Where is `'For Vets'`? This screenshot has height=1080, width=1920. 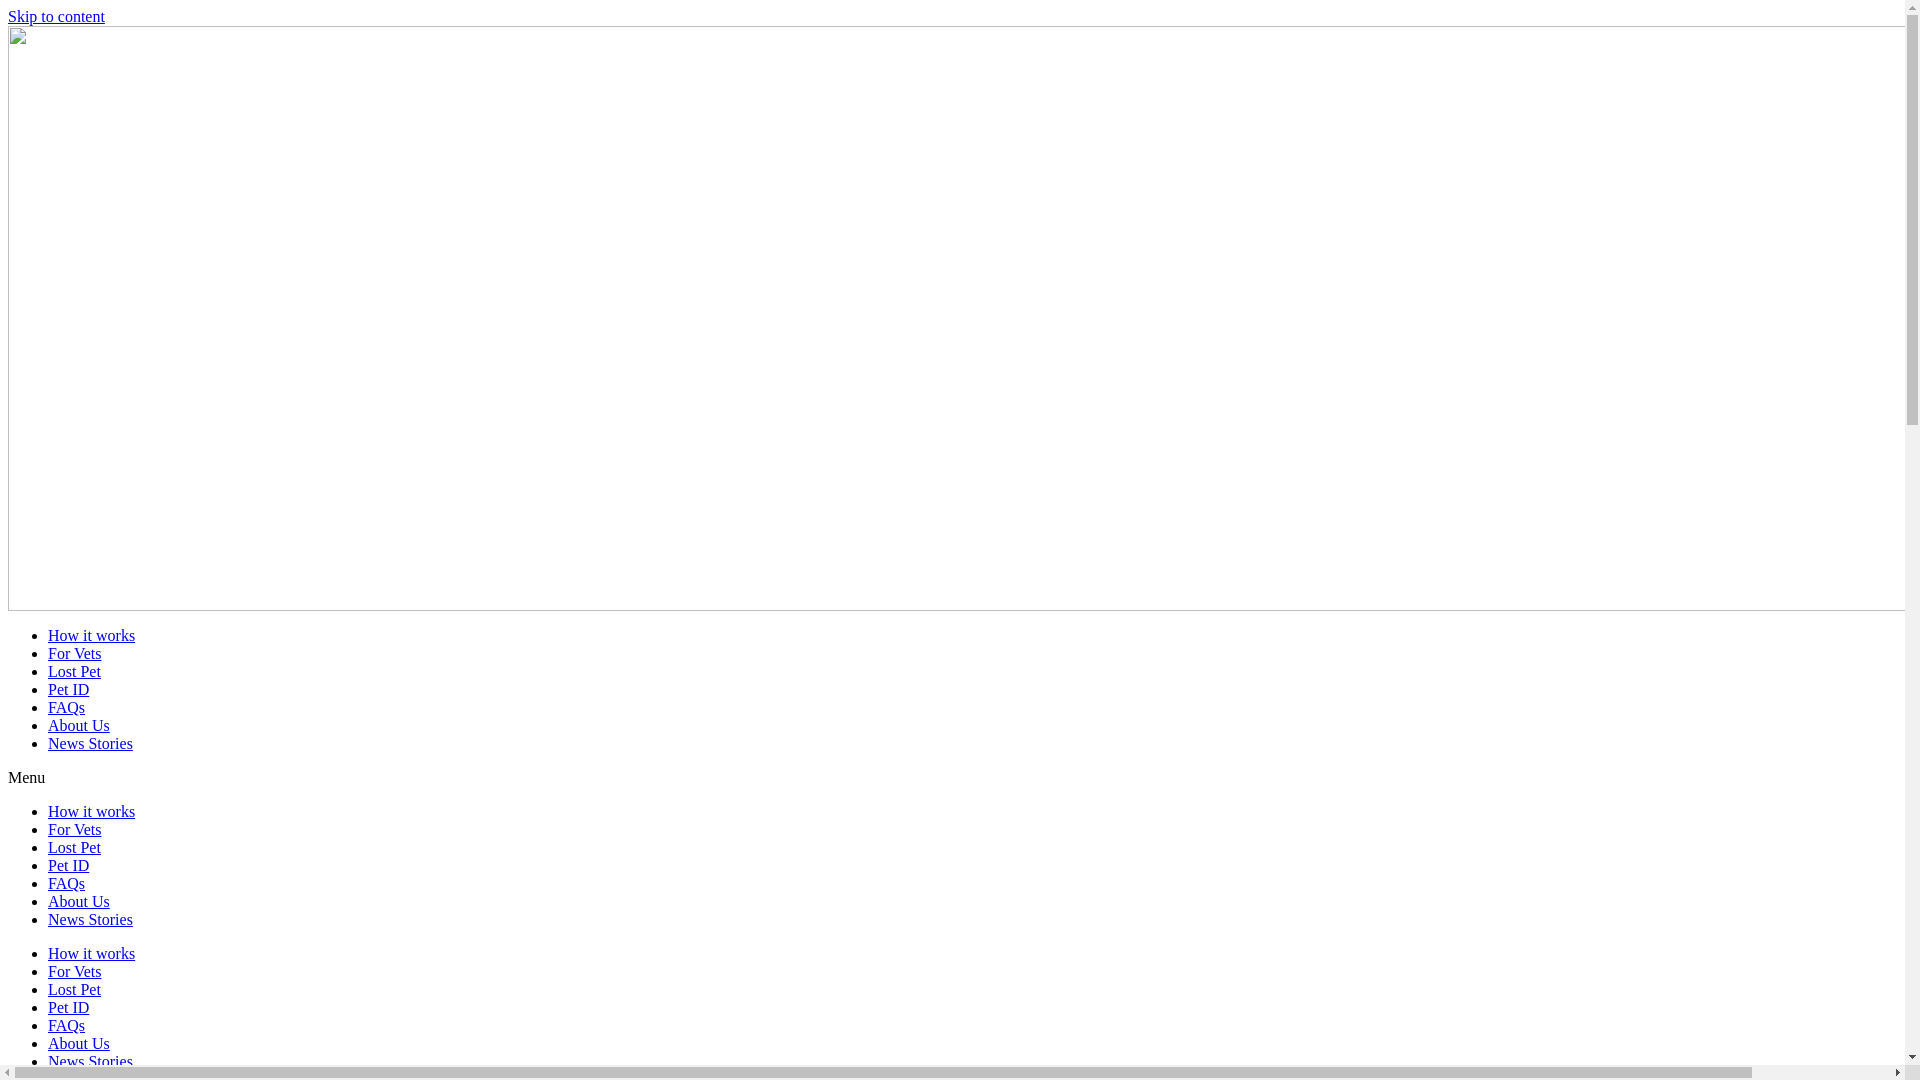 'For Vets' is located at coordinates (75, 970).